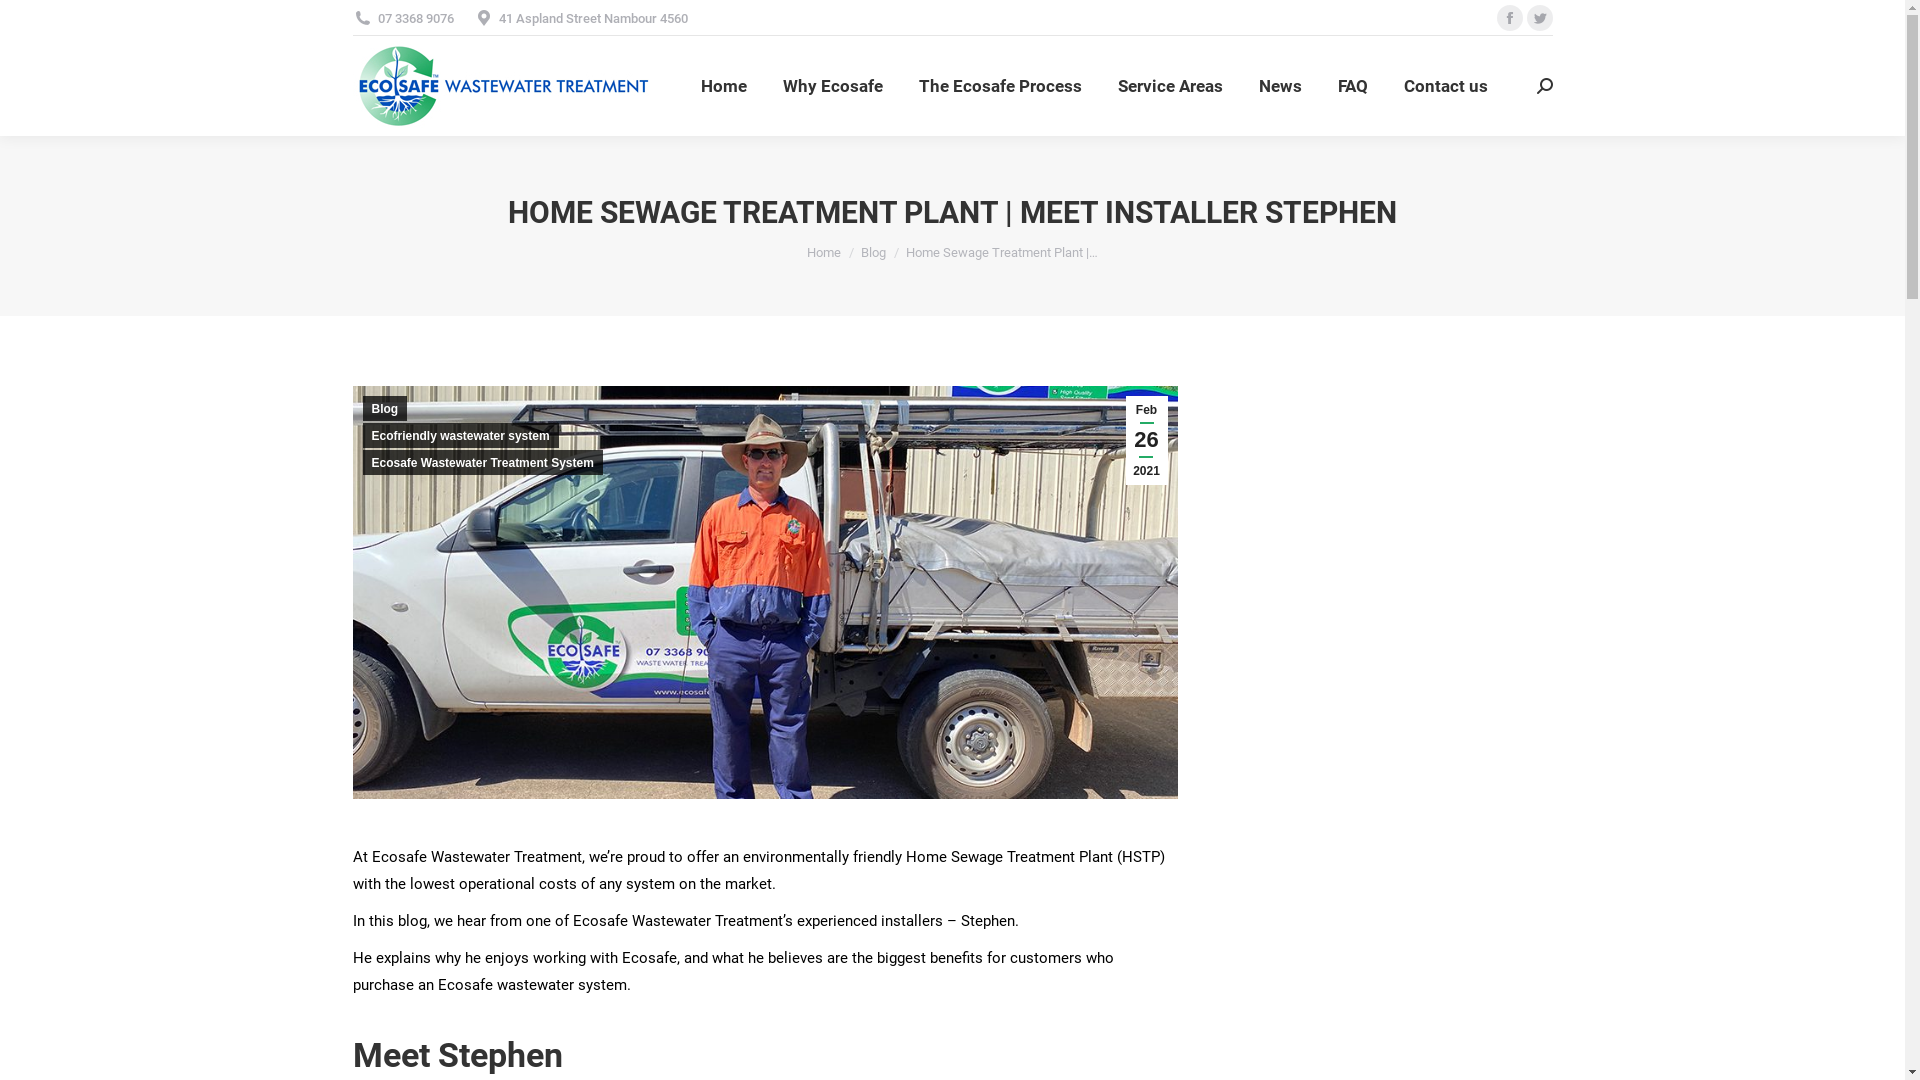 Image resolution: width=1920 pixels, height=1080 pixels. Describe the element at coordinates (873, 251) in the screenshot. I see `'Blog'` at that location.